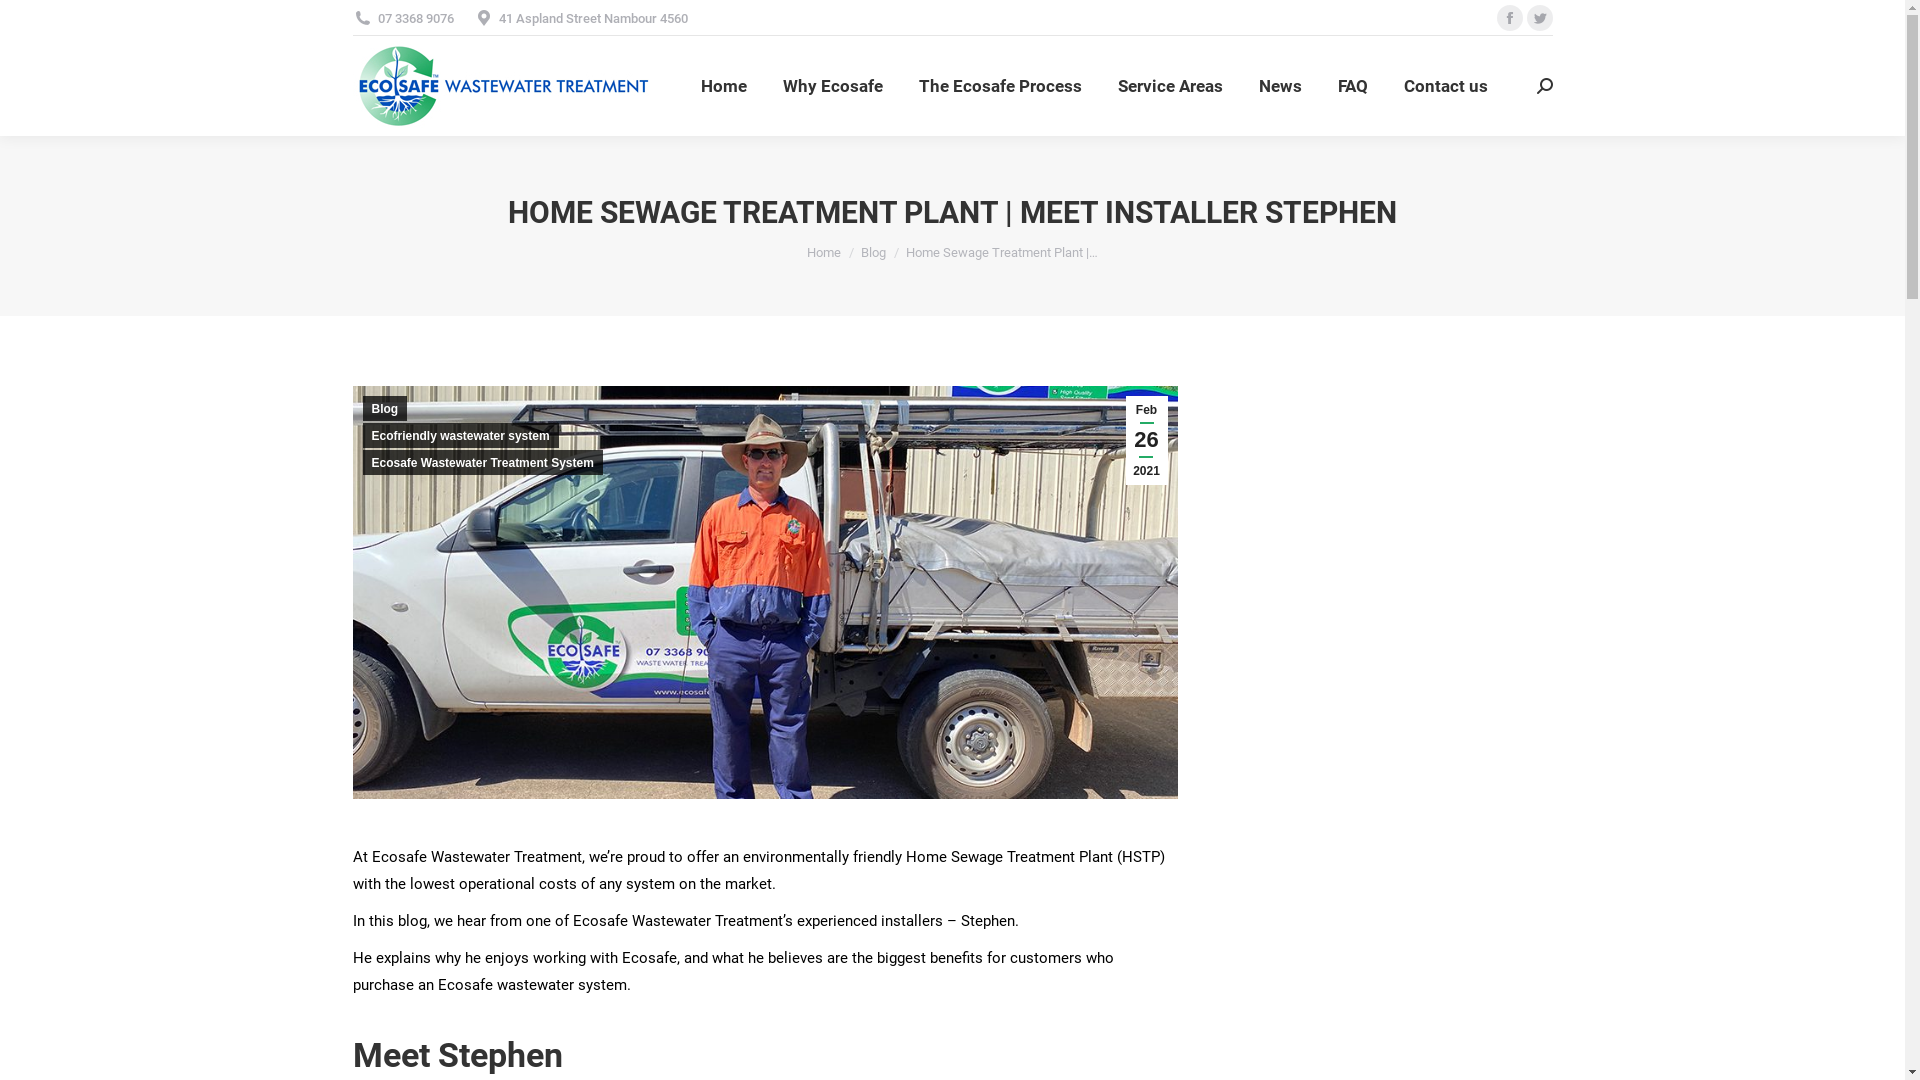 Image resolution: width=1920 pixels, height=1080 pixels. Describe the element at coordinates (873, 251) in the screenshot. I see `'Blog'` at that location.